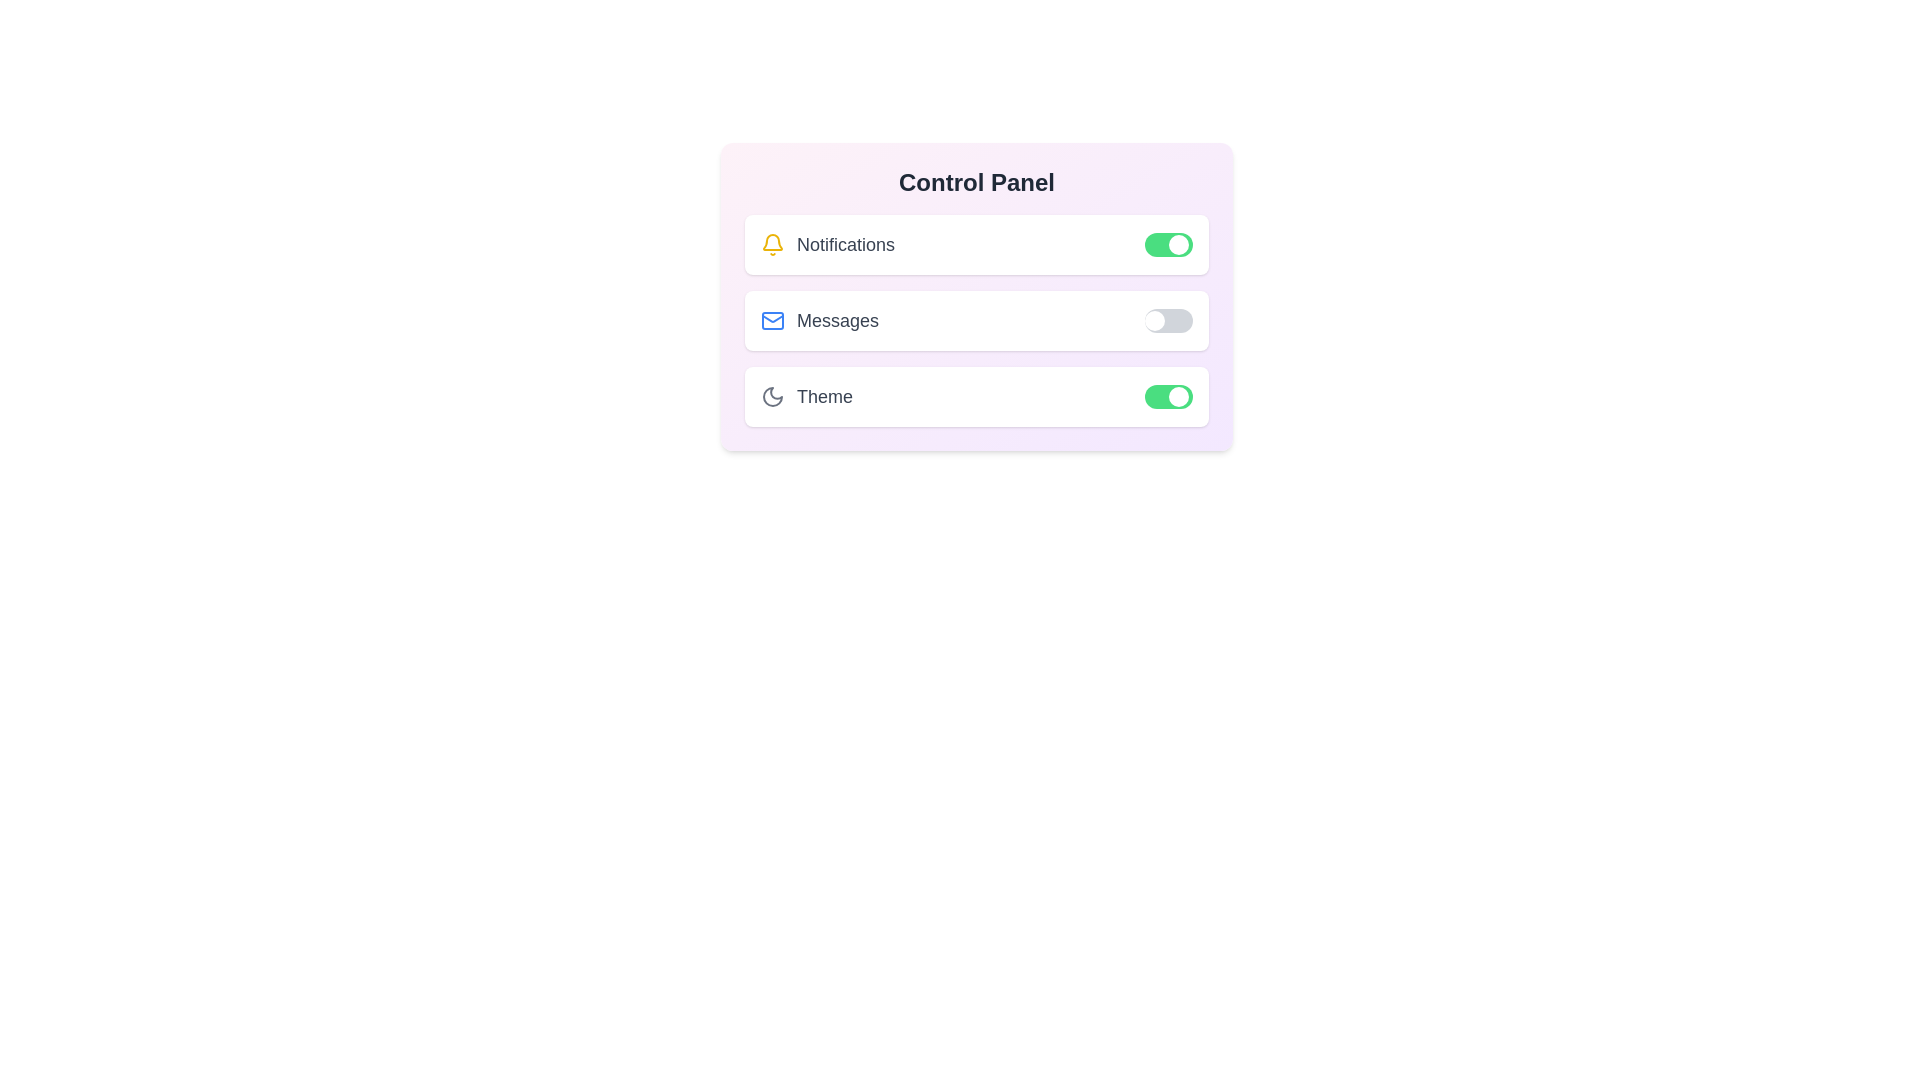 The image size is (1920, 1080). I want to click on the toggle switch group element for the messaging feature located in the Control Panel, so click(977, 319).